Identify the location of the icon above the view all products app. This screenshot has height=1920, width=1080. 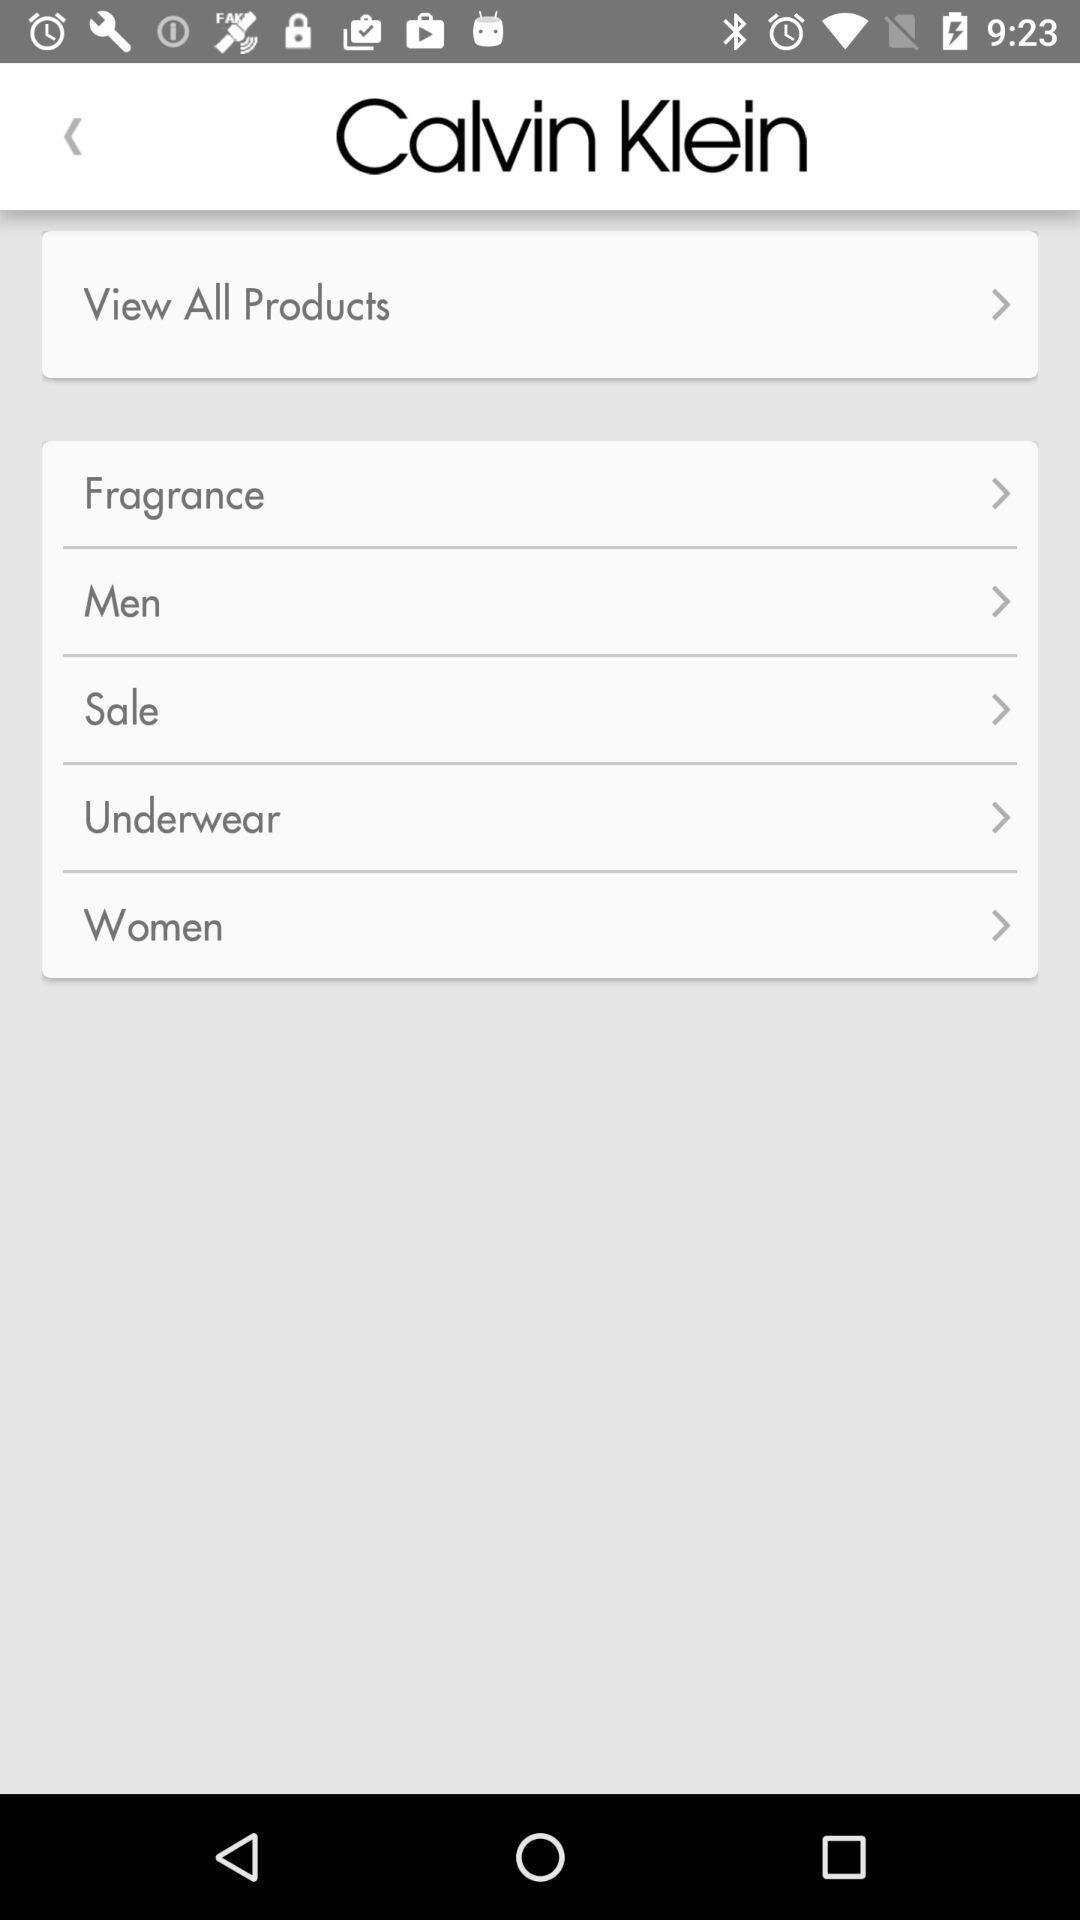
(72, 135).